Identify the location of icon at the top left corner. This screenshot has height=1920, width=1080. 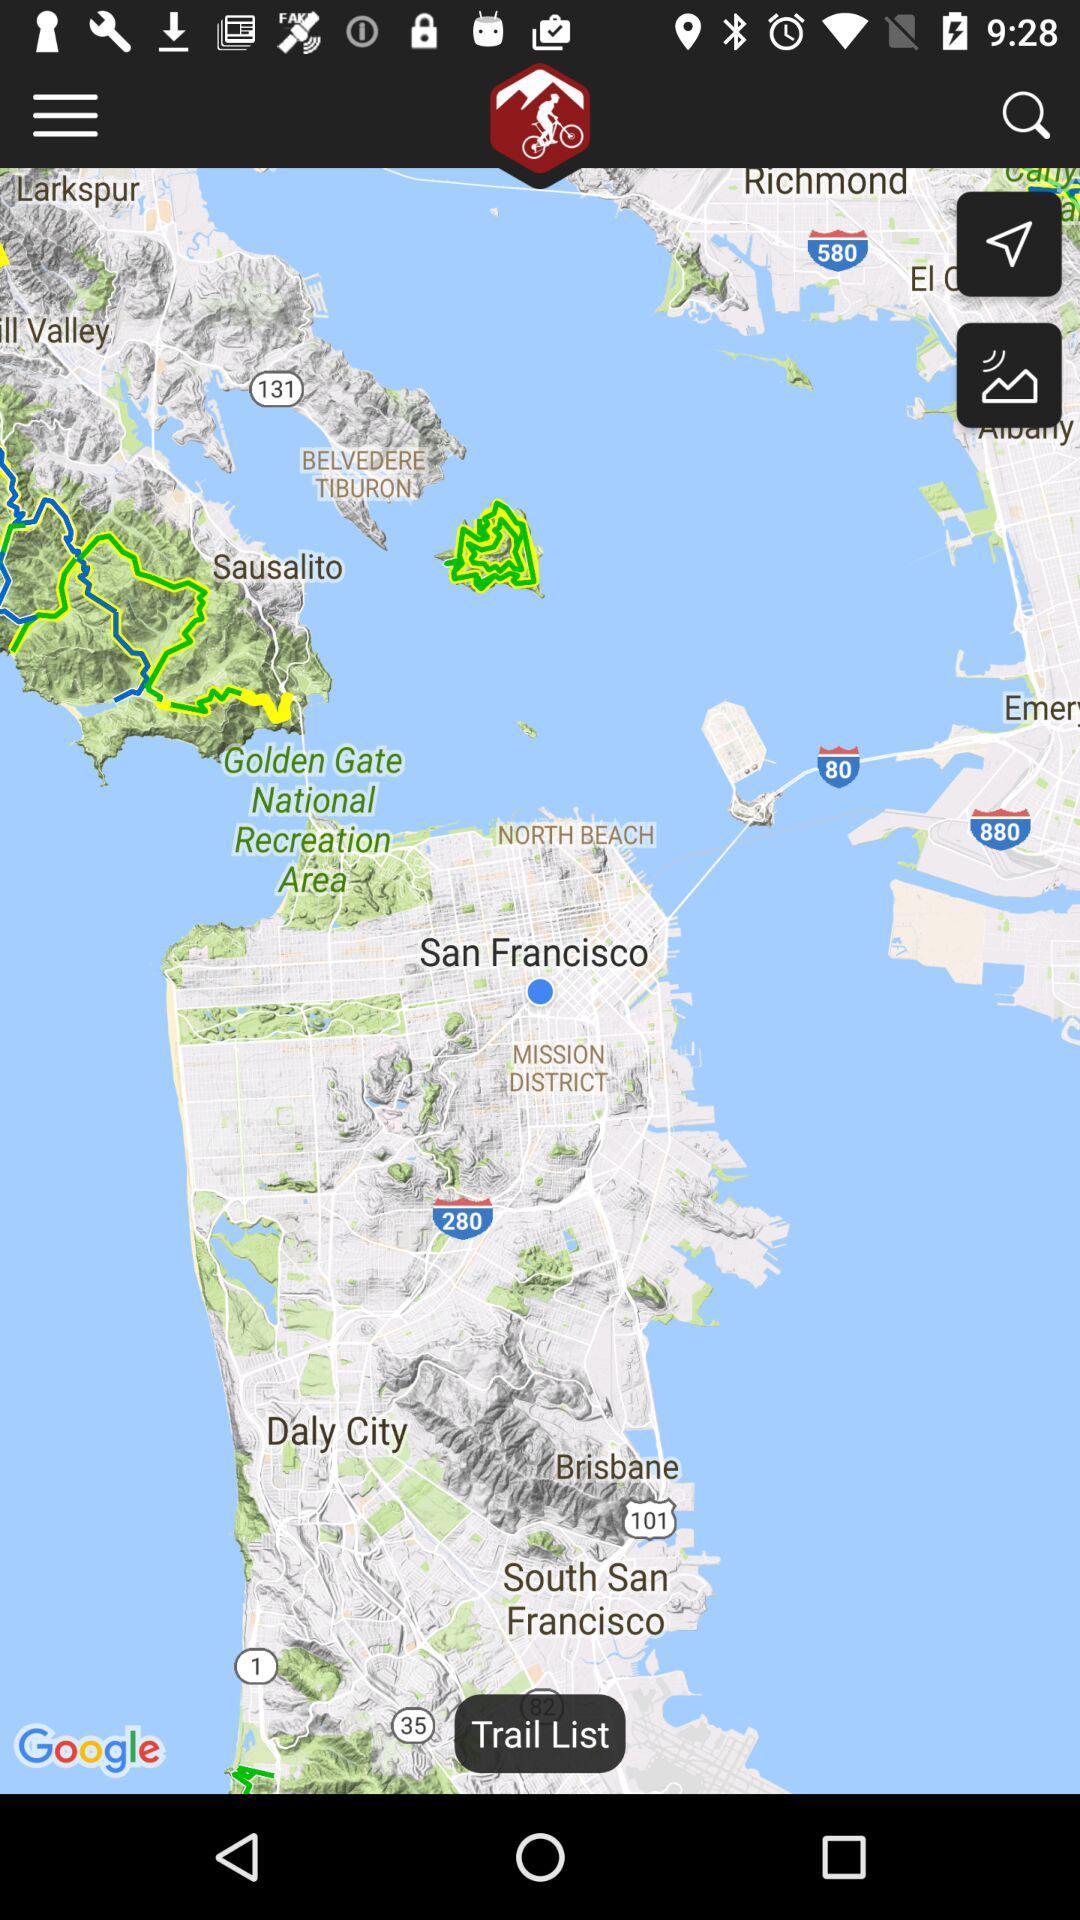
(64, 114).